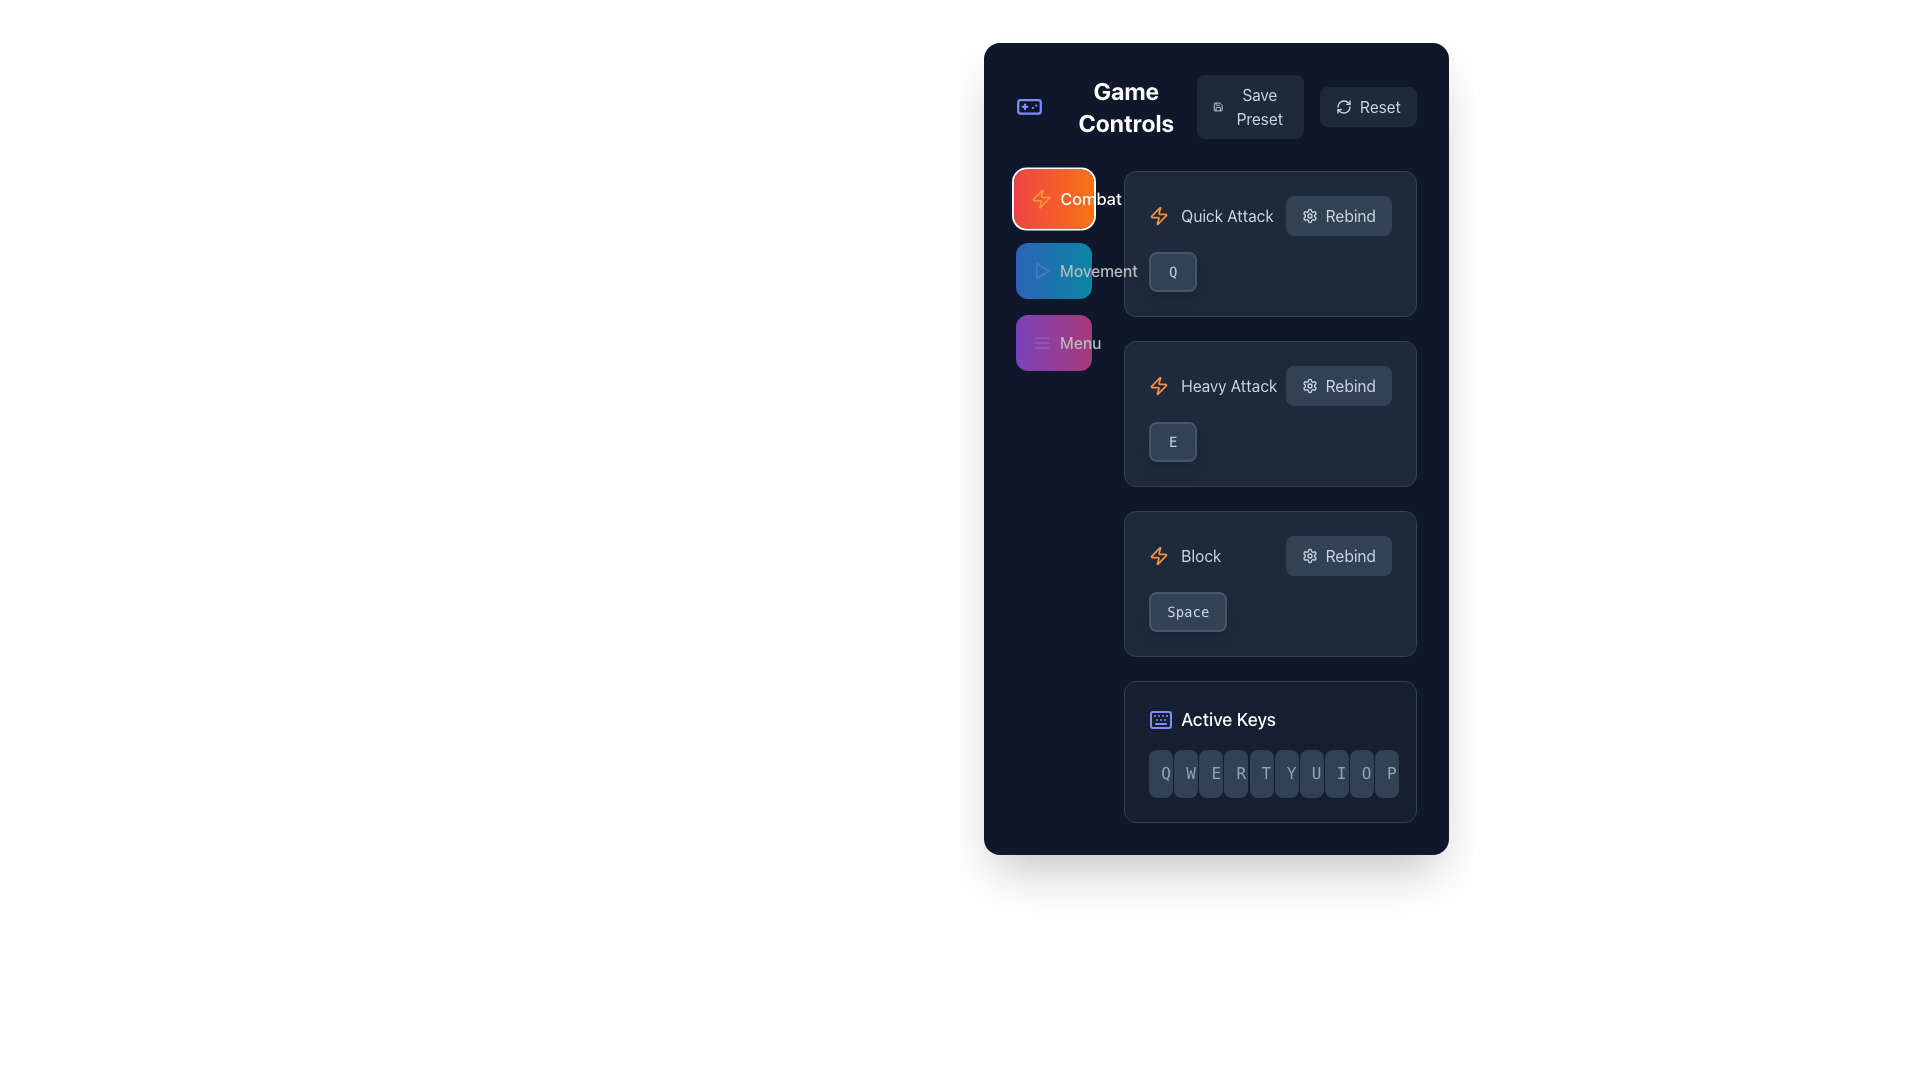 The width and height of the screenshot is (1920, 1080). What do you see at coordinates (1269, 720) in the screenshot?
I see `the 'Active Keys' label, which features a keyboard icon in light indigo and is styled with a clean white font on a dark slate background` at bounding box center [1269, 720].